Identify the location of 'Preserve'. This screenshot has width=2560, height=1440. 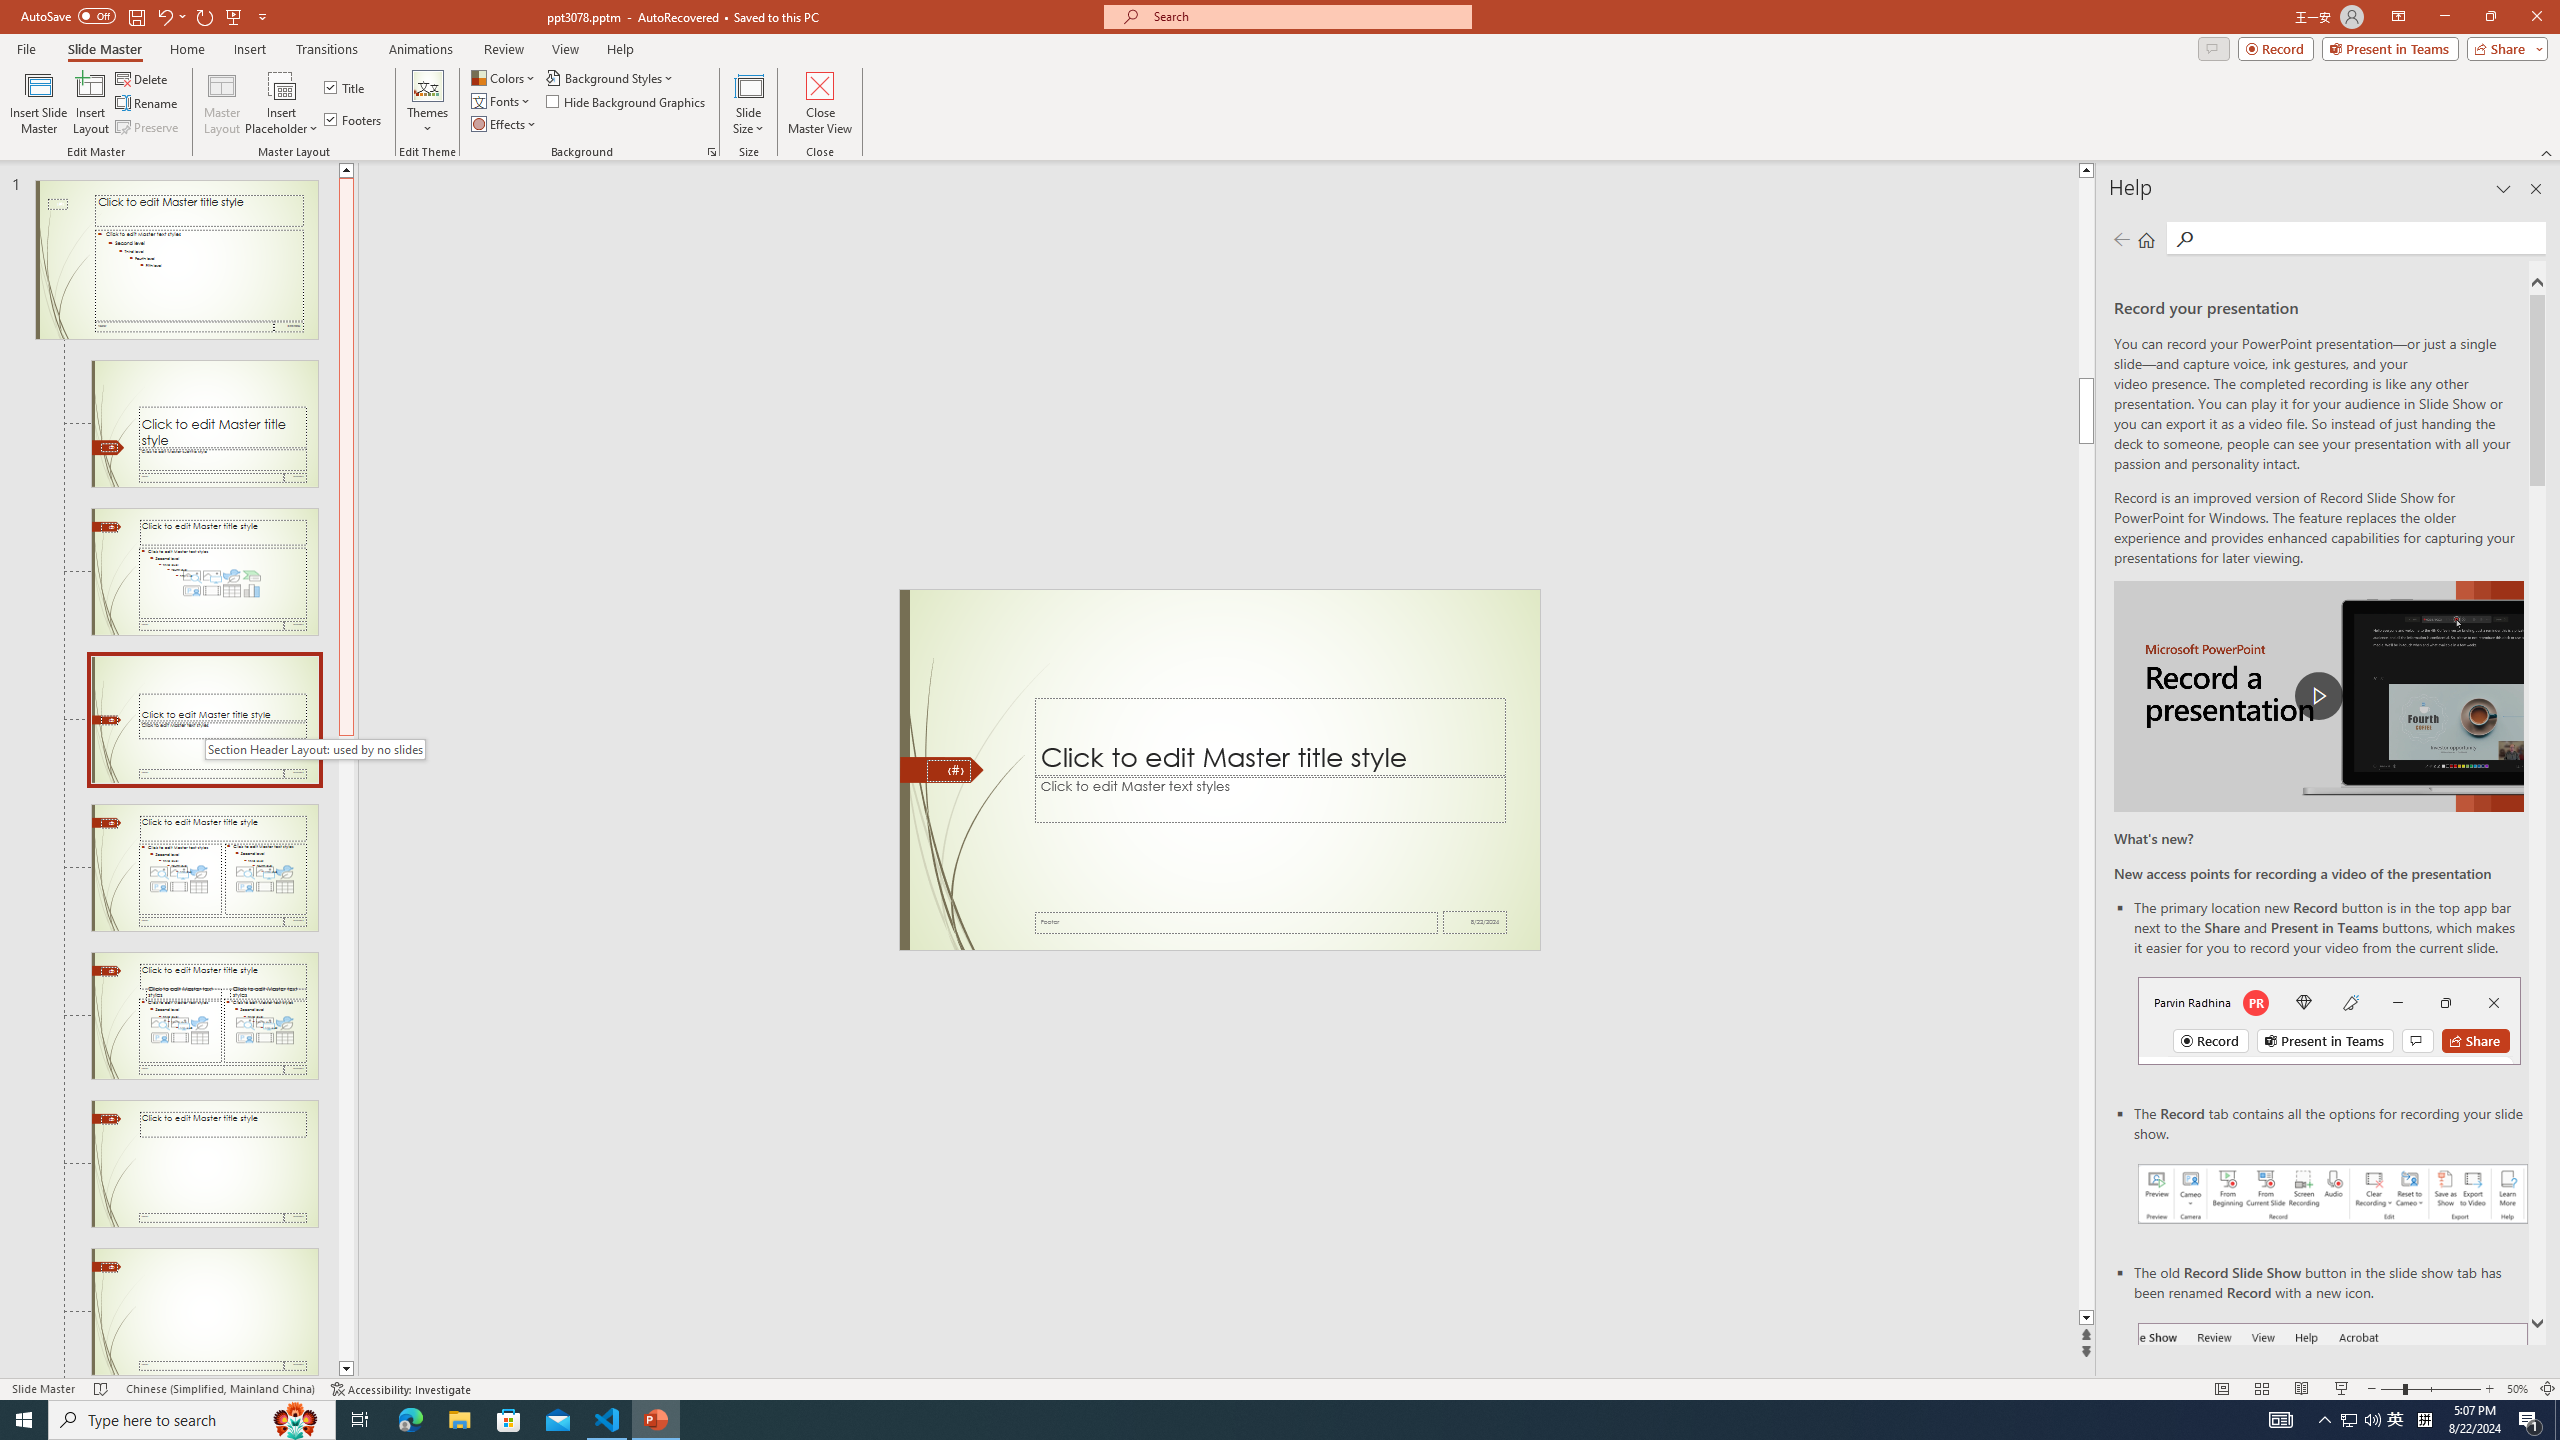
(147, 127).